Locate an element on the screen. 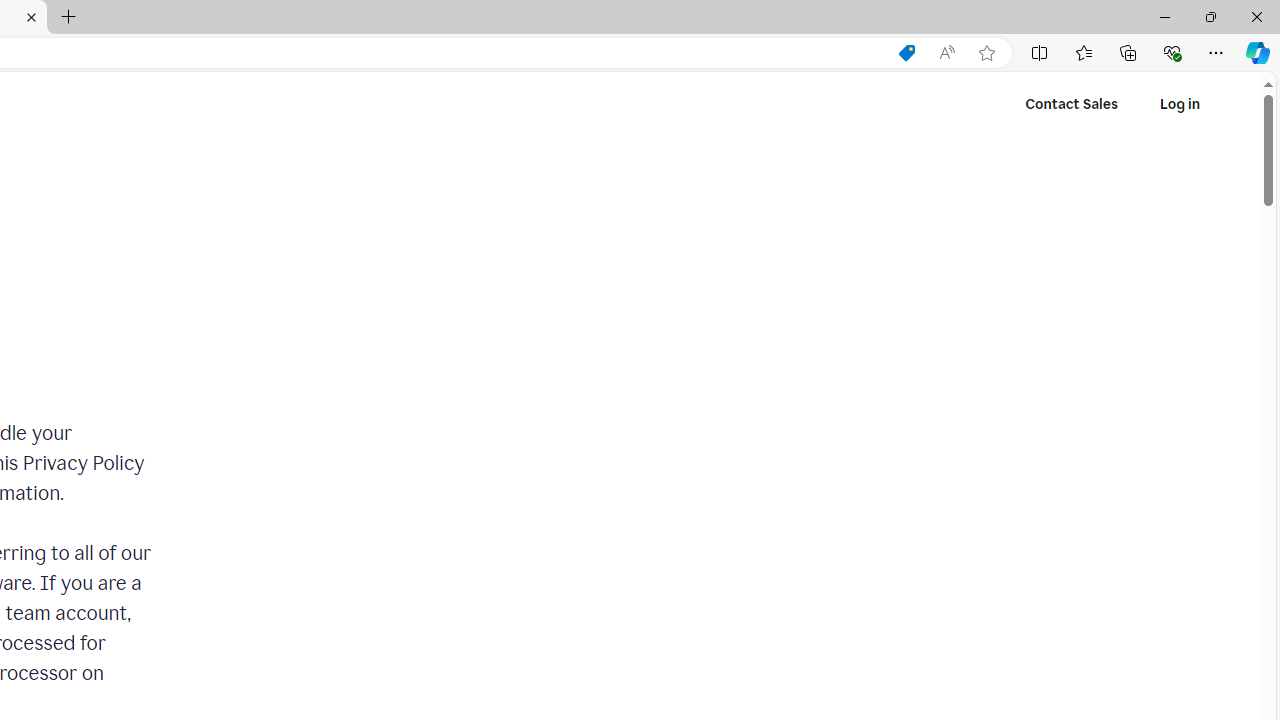  'Contact Sales' is located at coordinates (1071, 104).